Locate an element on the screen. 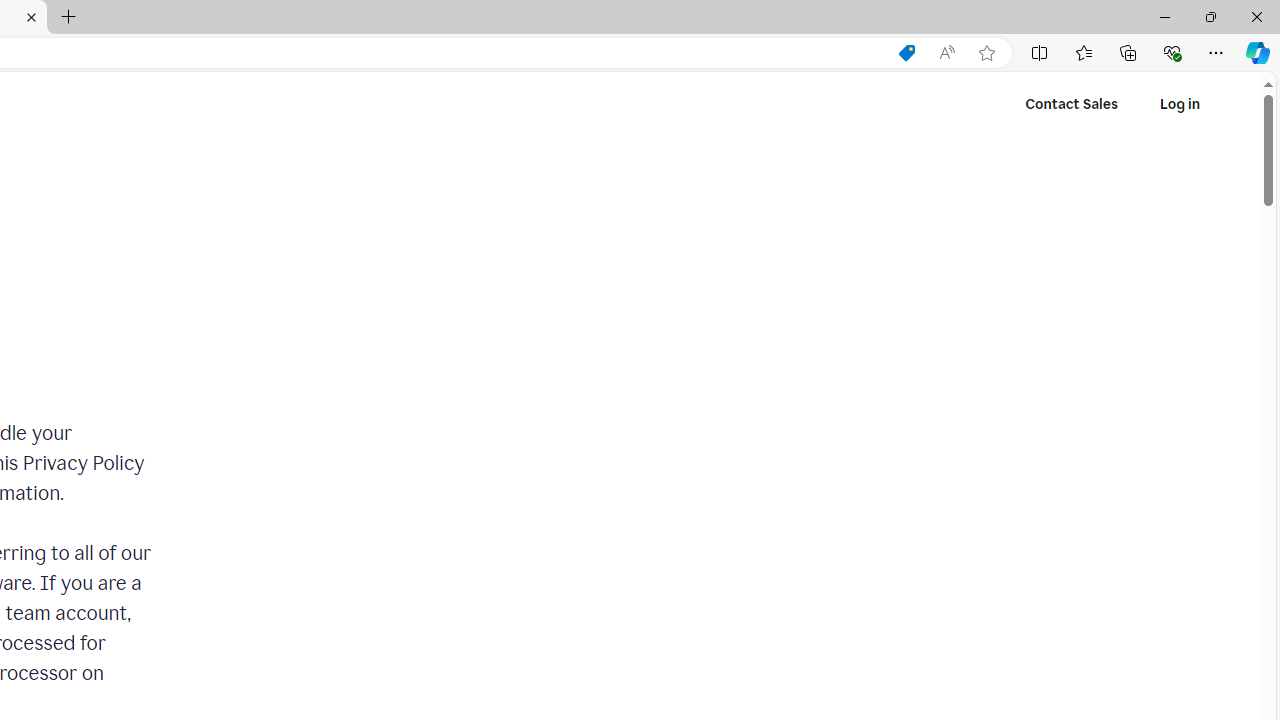  'Contact Sales' is located at coordinates (1071, 104).